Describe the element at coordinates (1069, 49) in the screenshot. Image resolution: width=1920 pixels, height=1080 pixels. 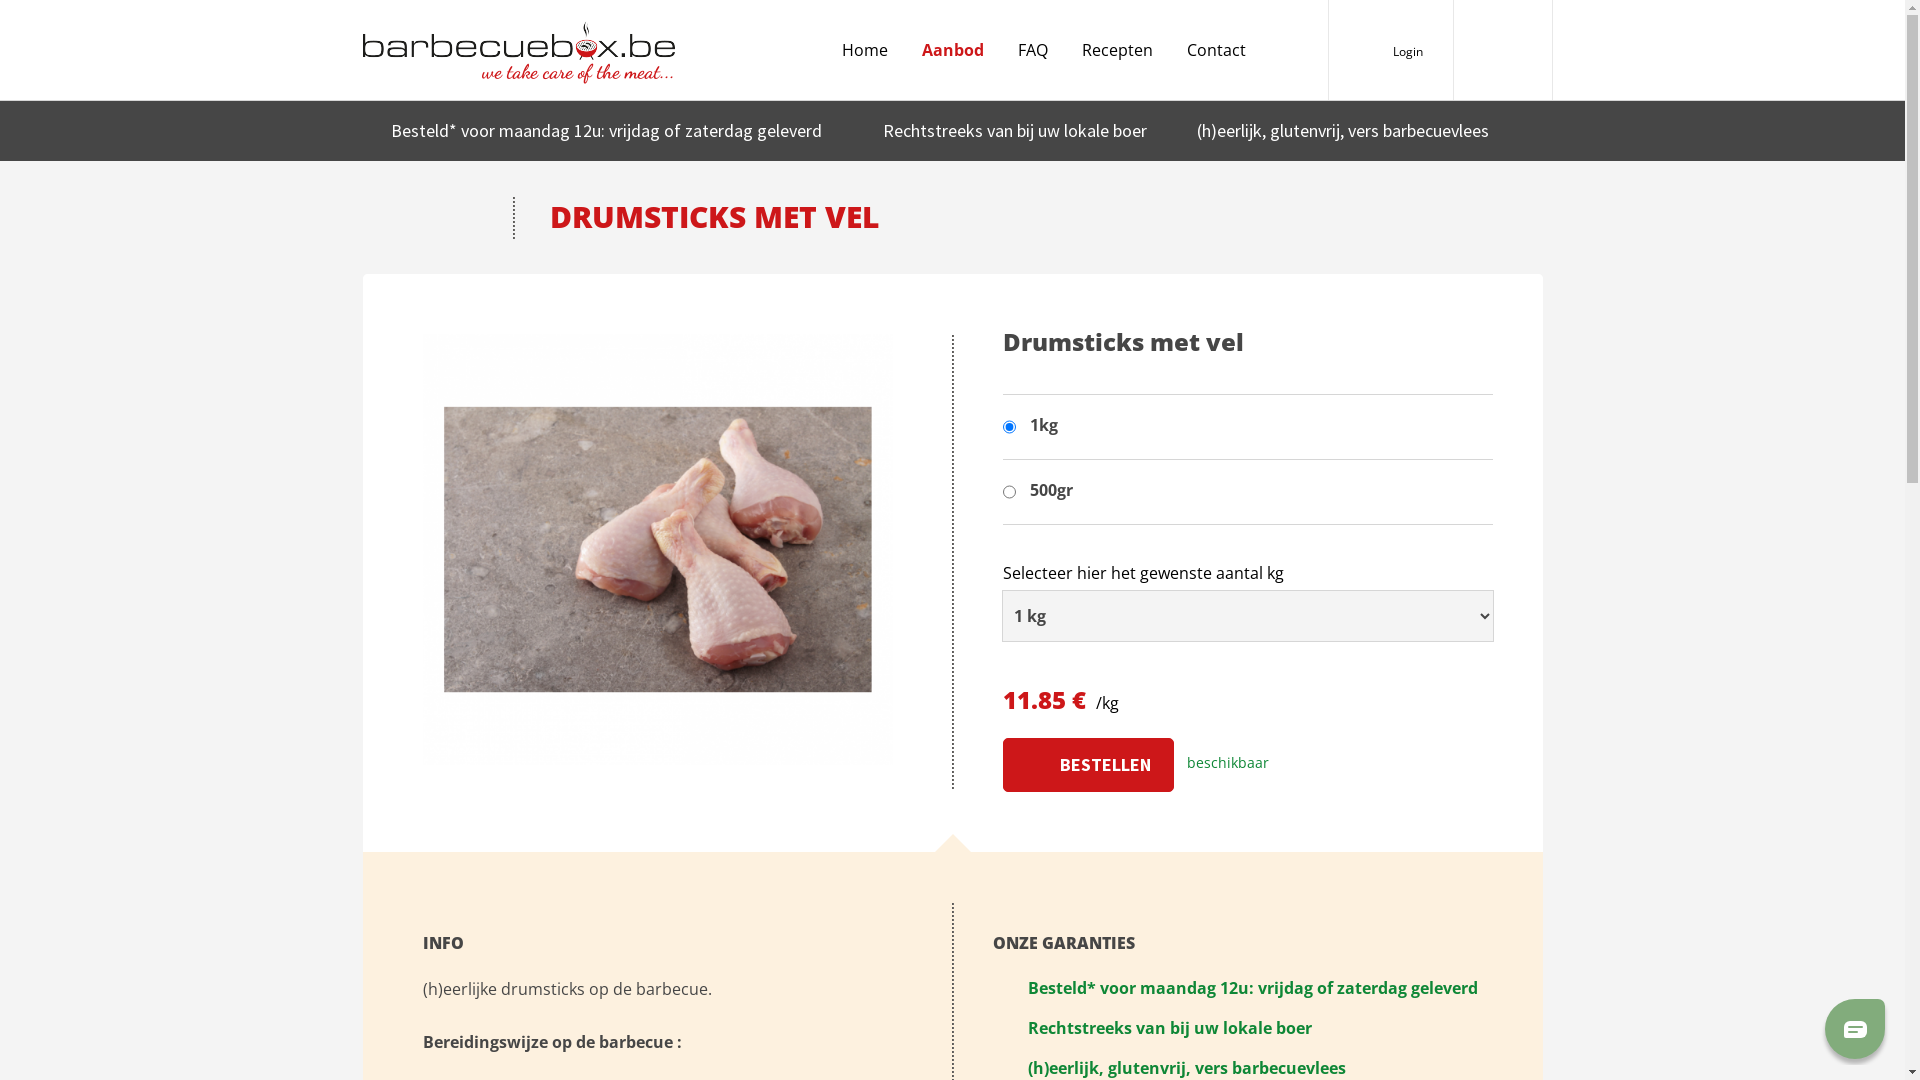
I see `'Recepten'` at that location.